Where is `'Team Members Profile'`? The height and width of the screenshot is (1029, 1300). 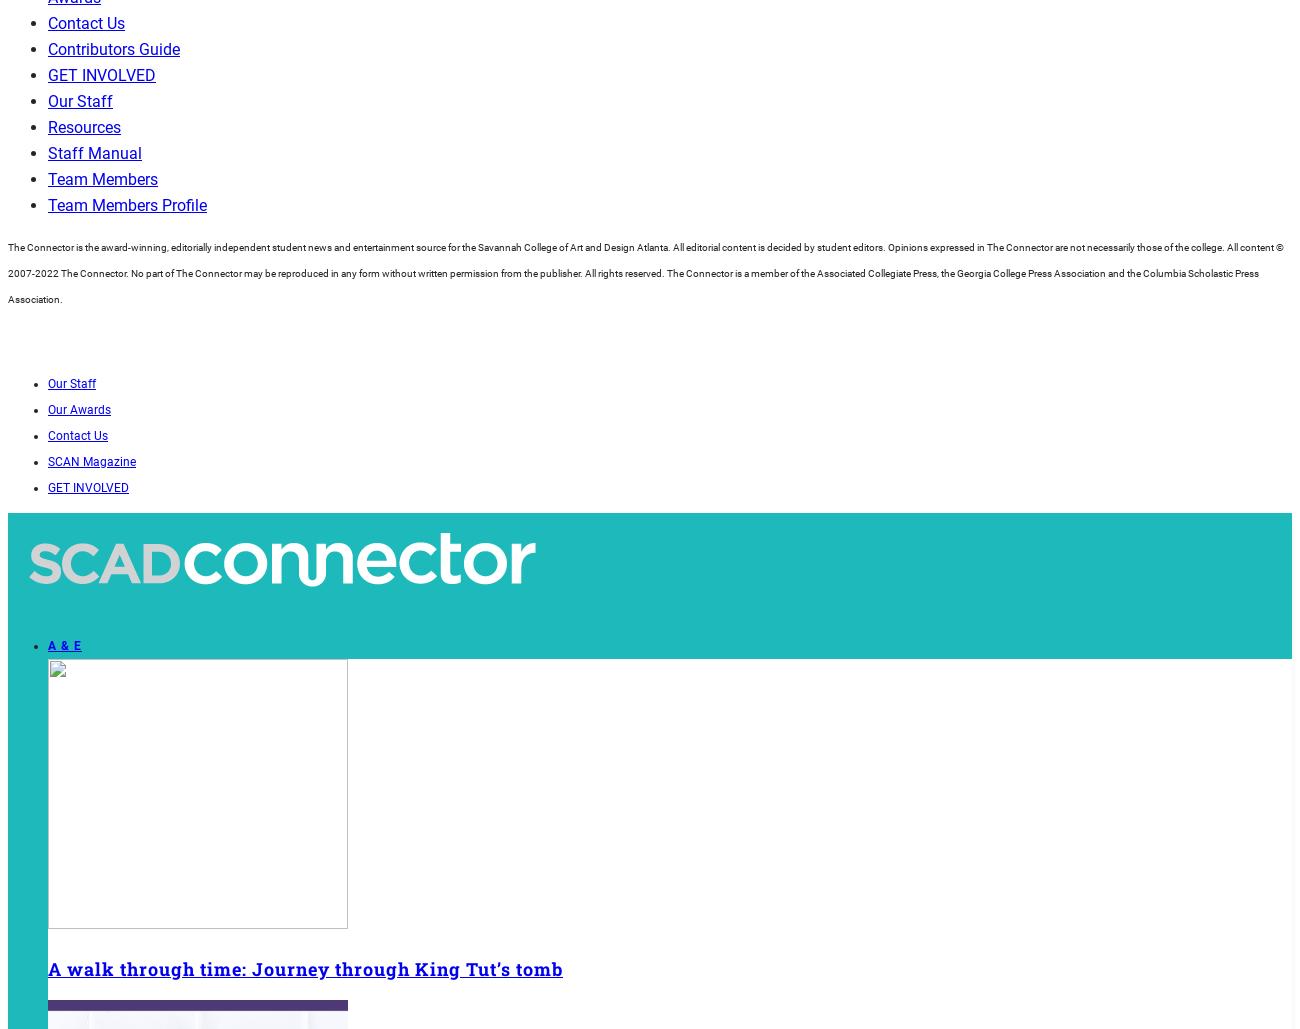 'Team Members Profile' is located at coordinates (126, 205).